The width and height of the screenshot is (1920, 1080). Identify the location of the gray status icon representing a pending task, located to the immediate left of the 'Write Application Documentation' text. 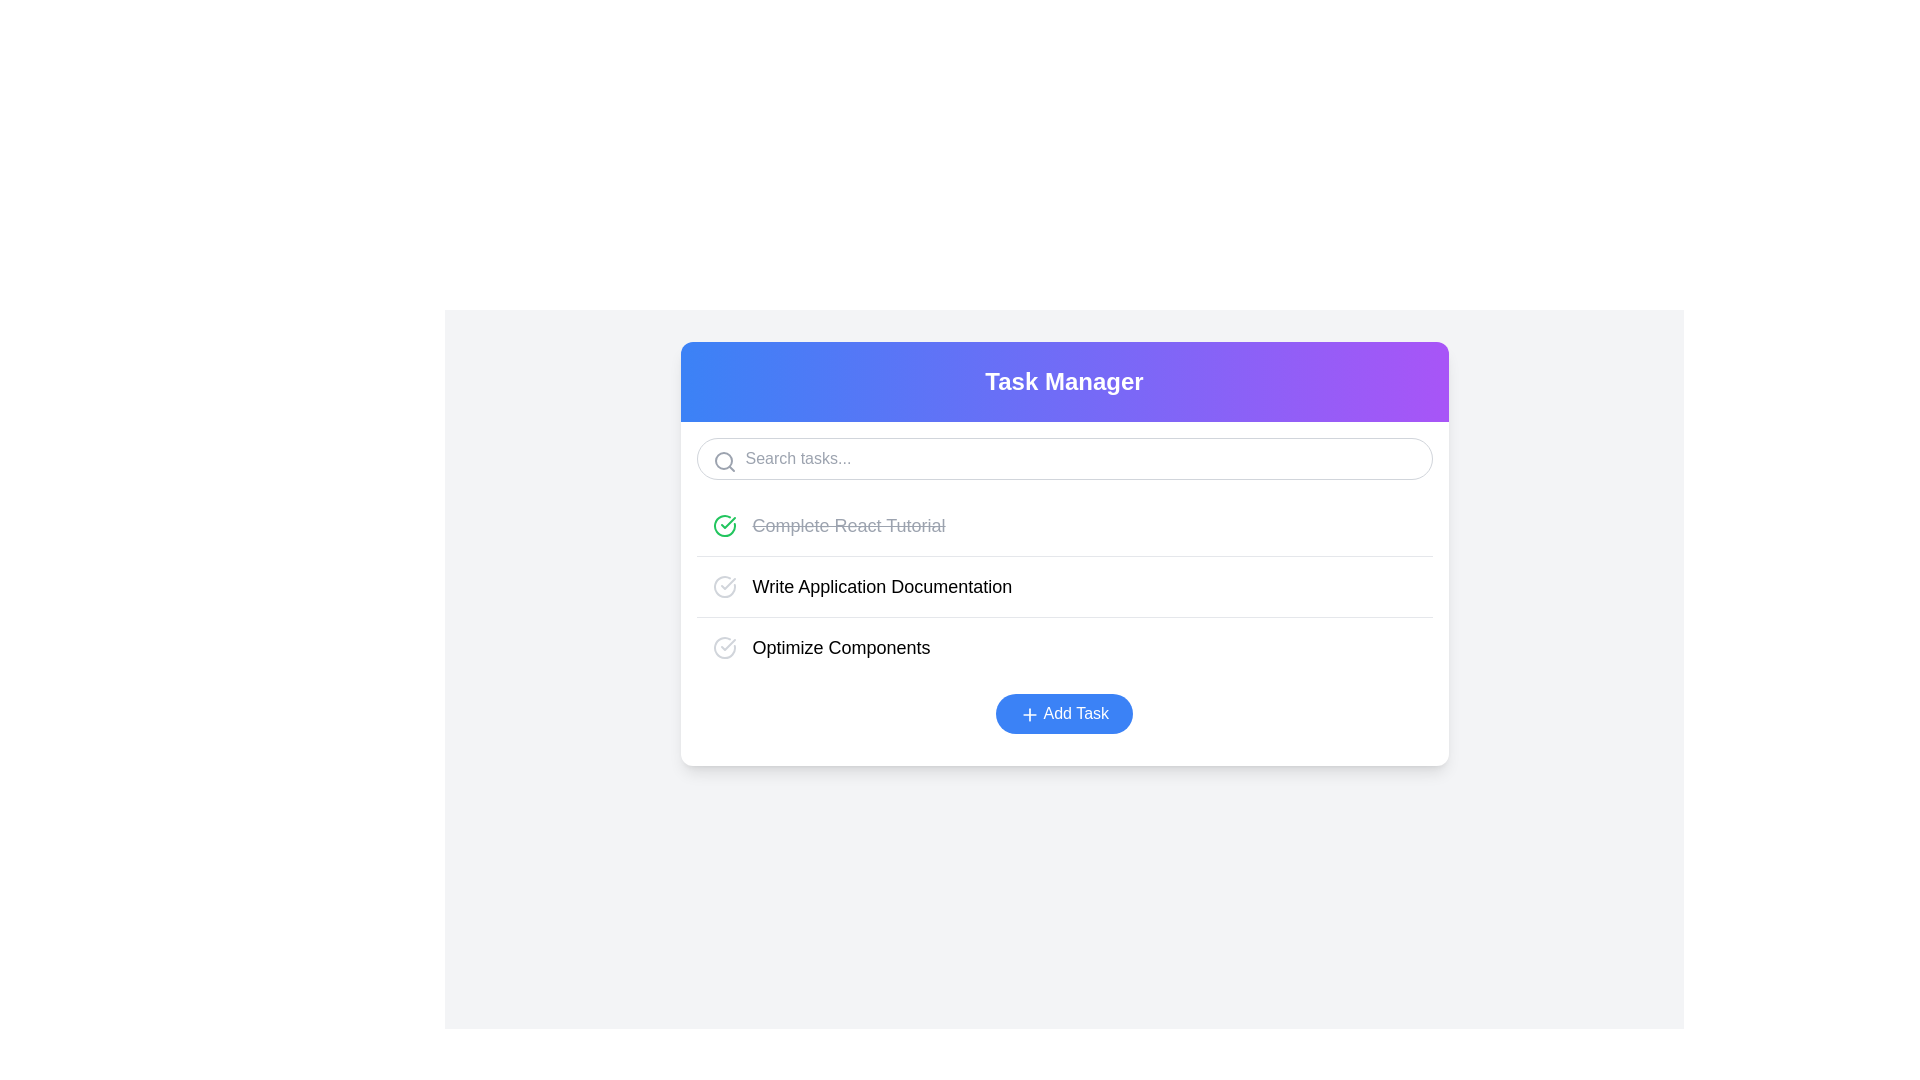
(723, 585).